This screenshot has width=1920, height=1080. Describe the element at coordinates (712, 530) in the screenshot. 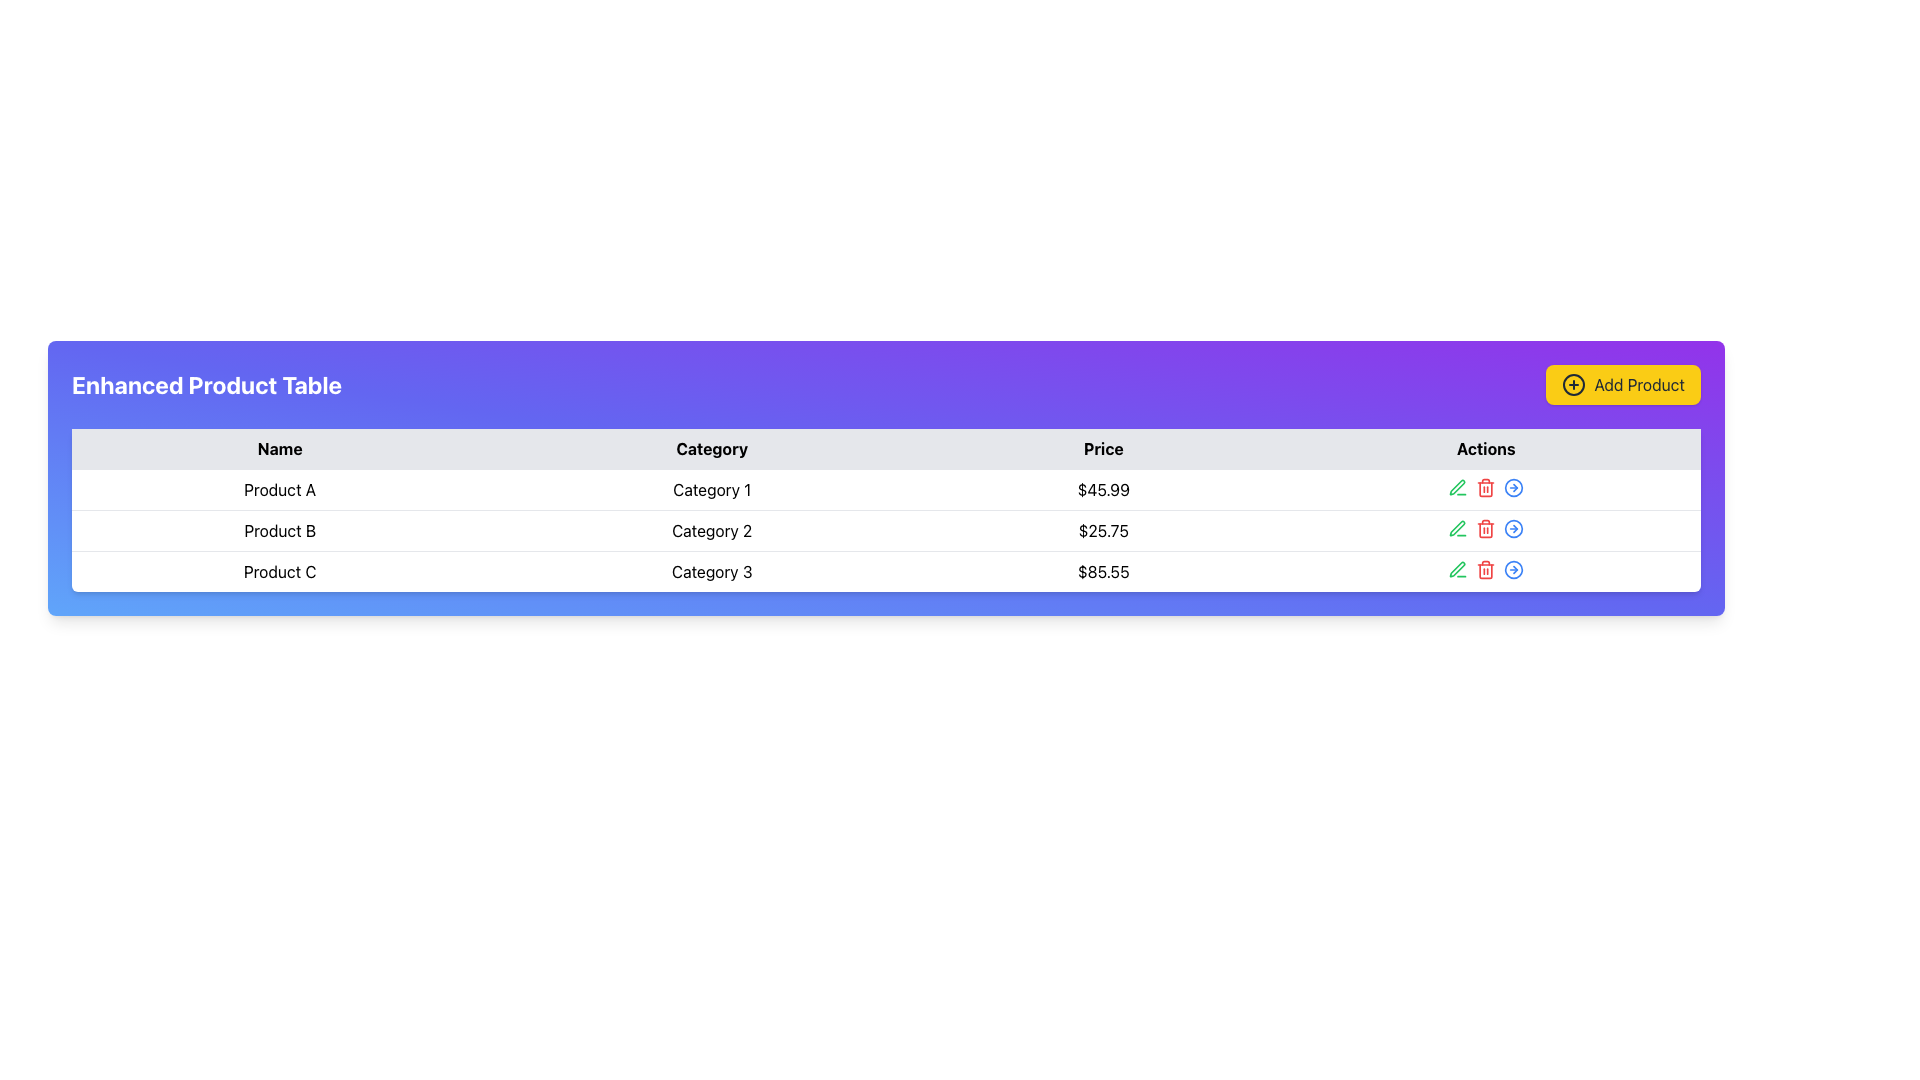

I see `the text label displaying 'Category 2' which is located in the second column of a table row under the 'Category' column, between 'Product B' and '$25.75'` at that location.